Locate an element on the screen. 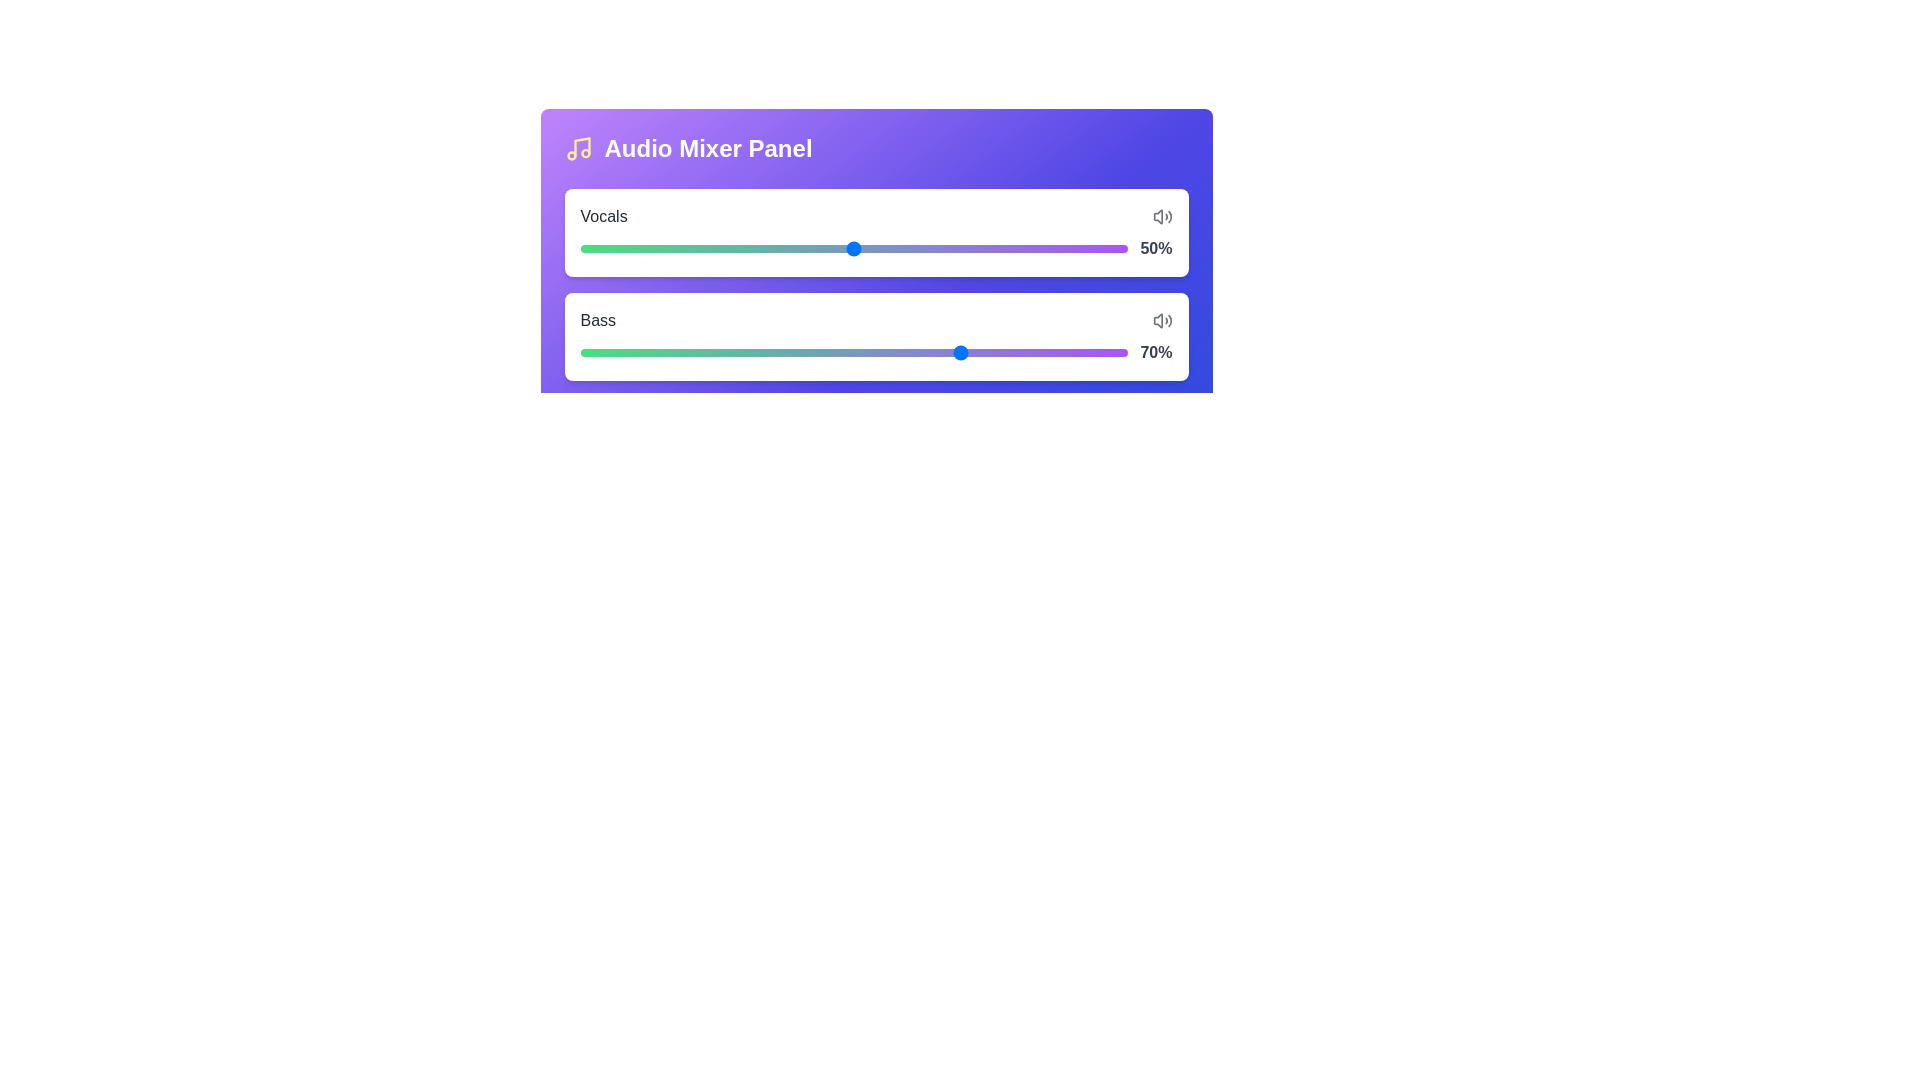 This screenshot has height=1080, width=1920. the music icon to interact with it is located at coordinates (577, 148).